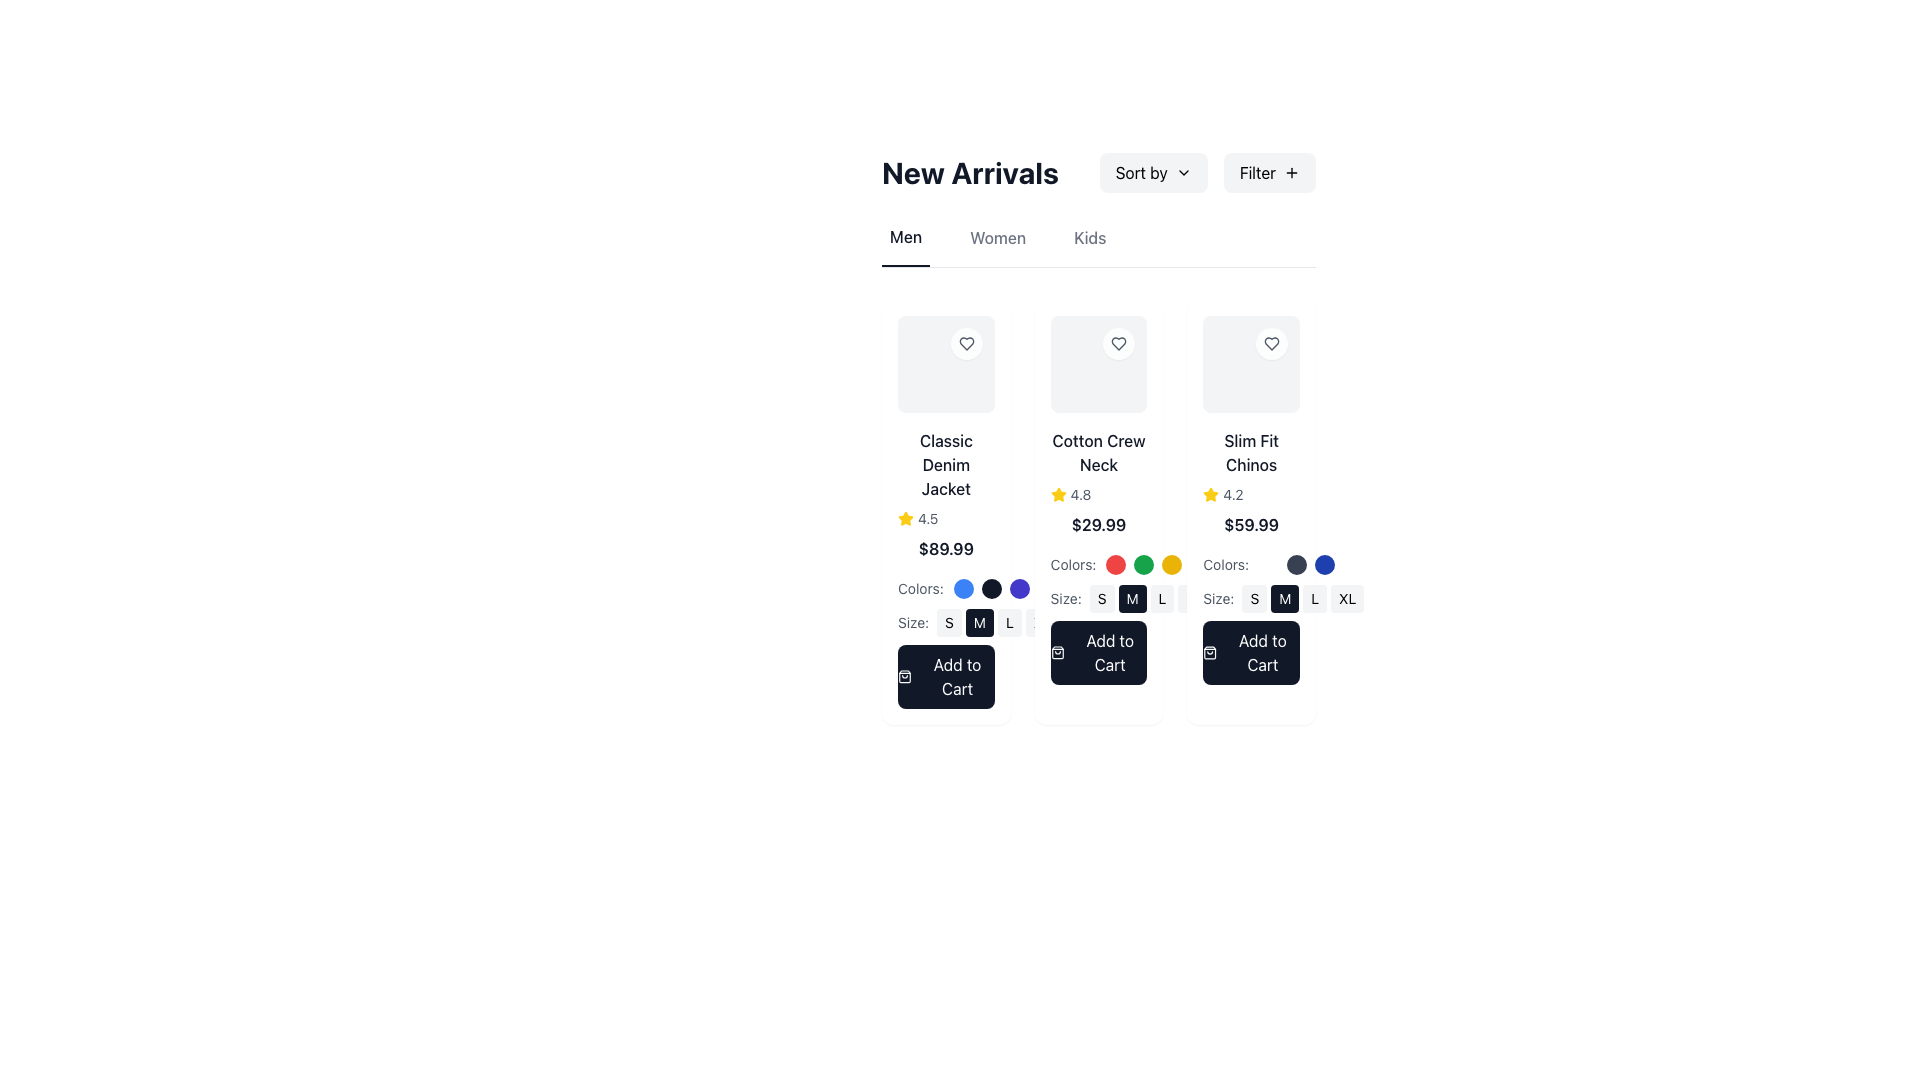  I want to click on the static text displaying the product rating for the 'Classic Denim Jacket' located to the right of the star icon, so click(927, 517).